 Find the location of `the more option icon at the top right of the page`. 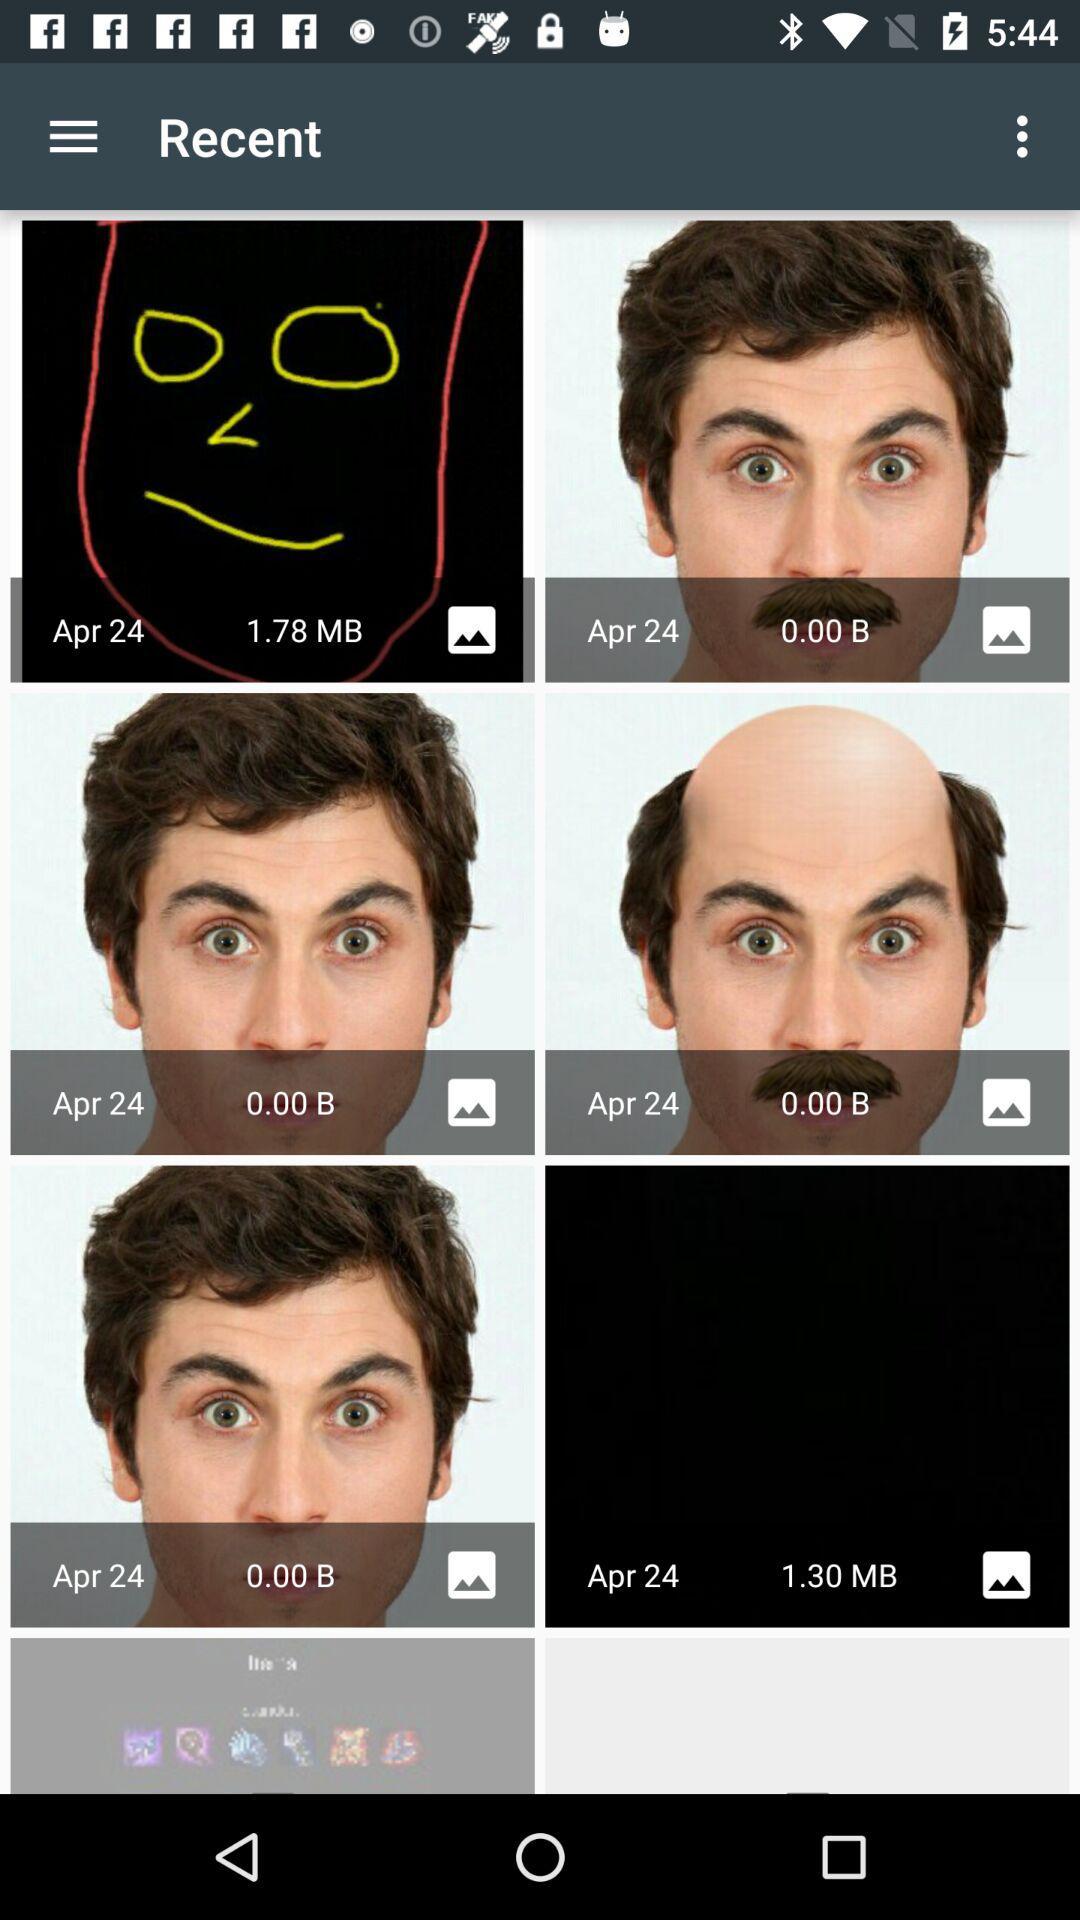

the more option icon at the top right of the page is located at coordinates (1027, 136).